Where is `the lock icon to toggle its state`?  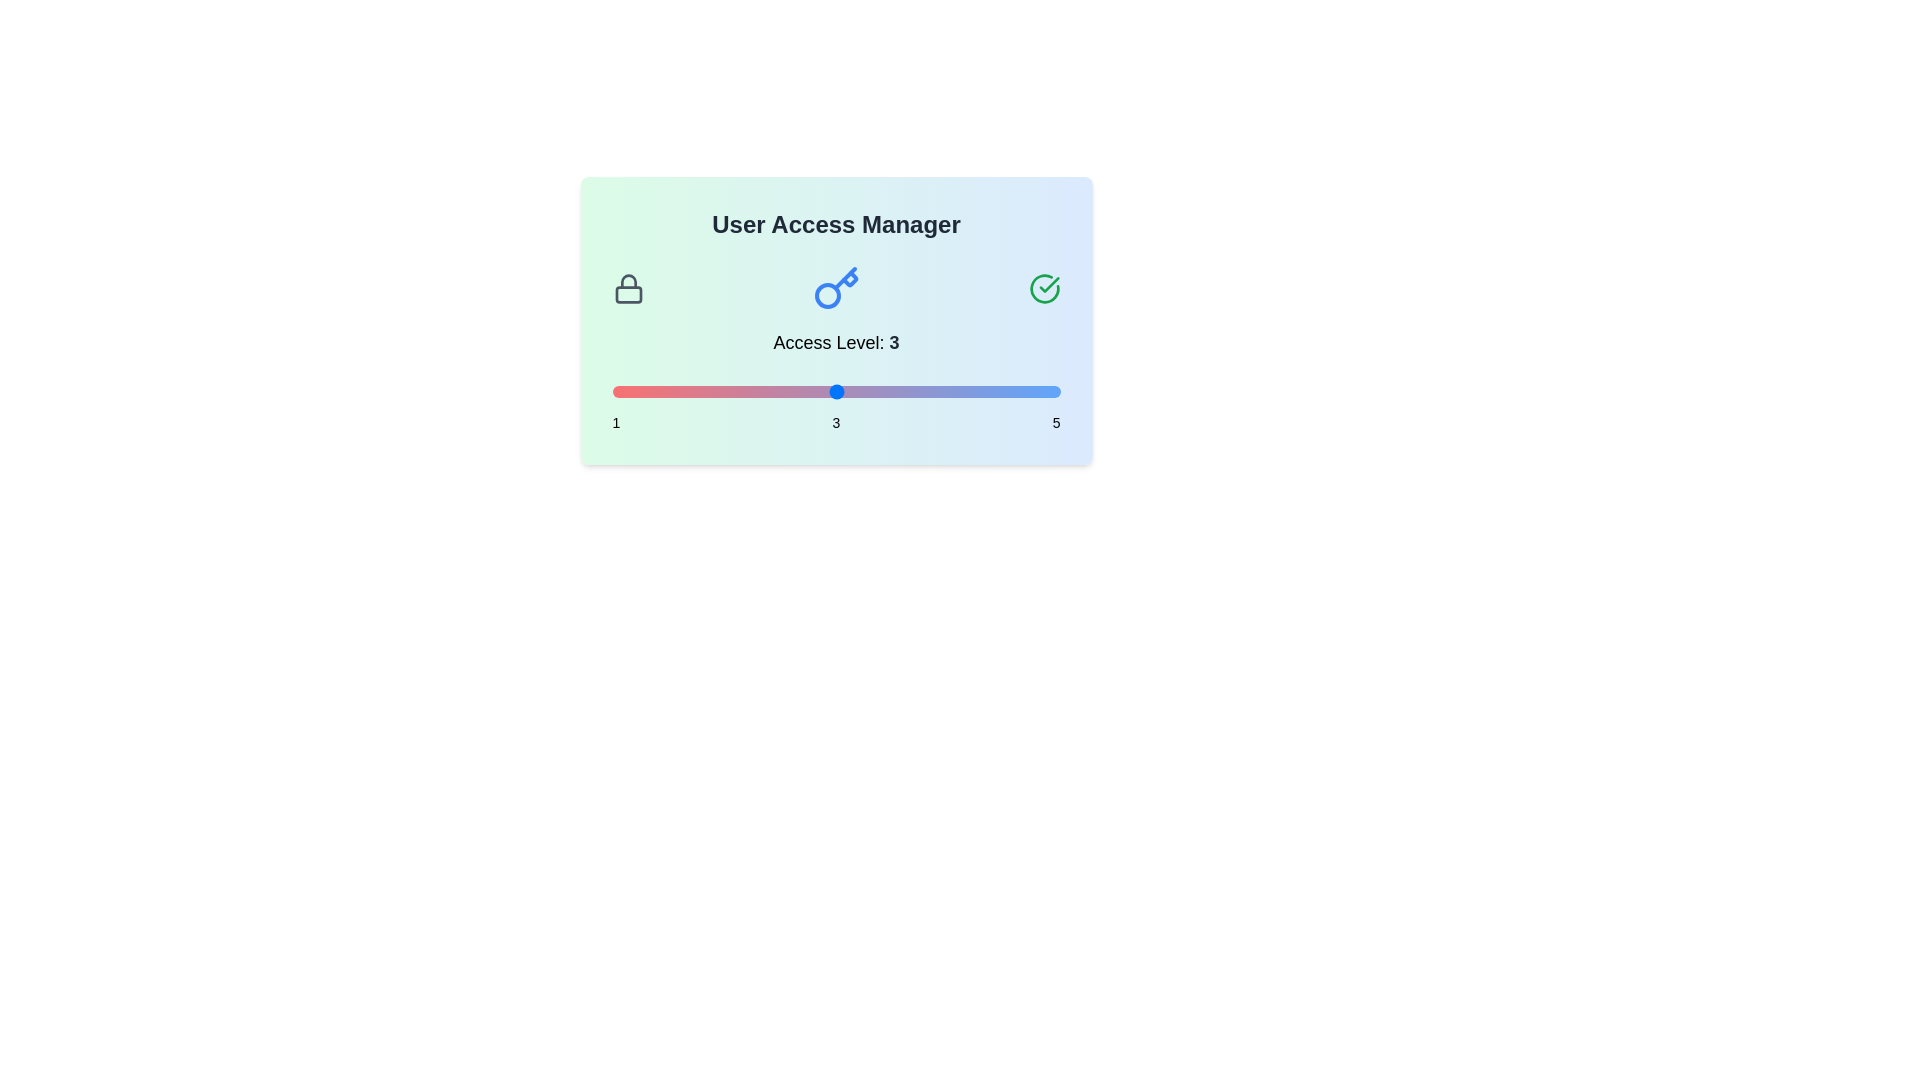
the lock icon to toggle its state is located at coordinates (627, 289).